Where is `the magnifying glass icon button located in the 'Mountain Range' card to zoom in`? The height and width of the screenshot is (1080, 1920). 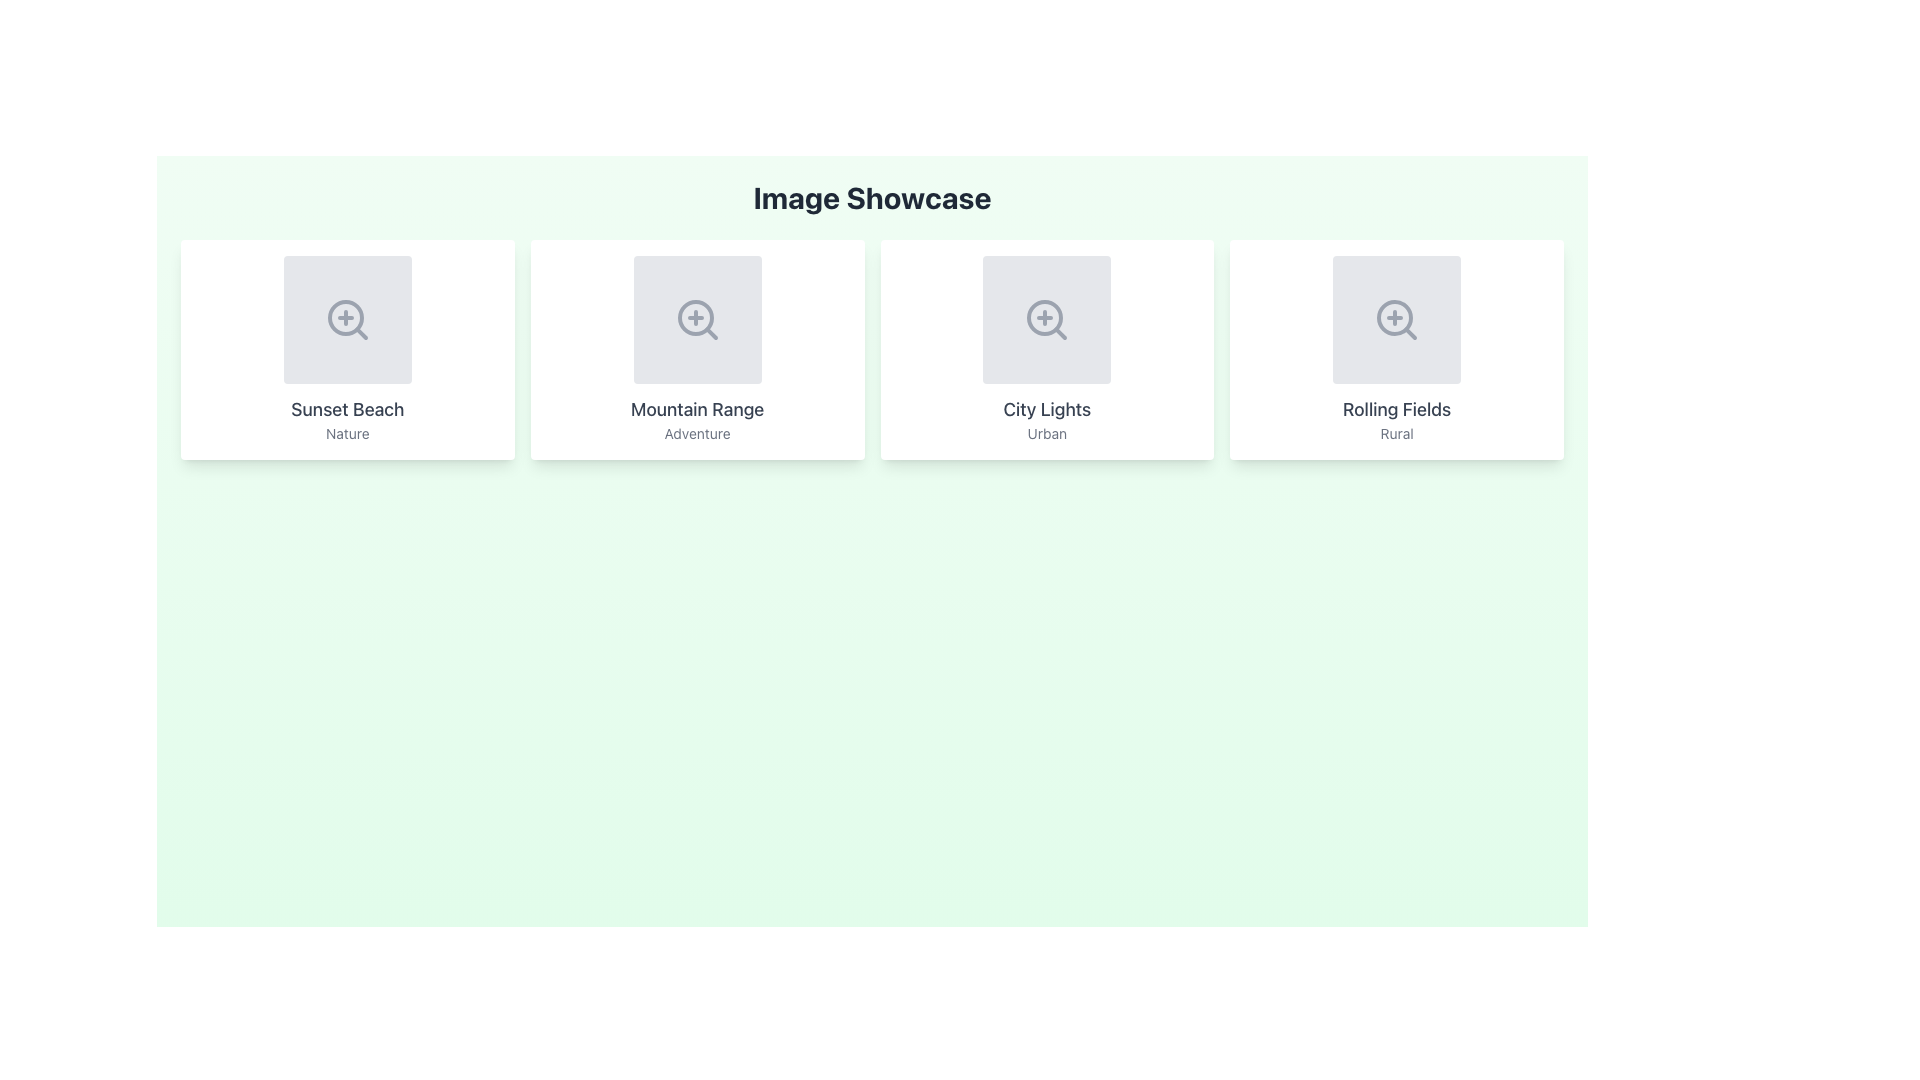 the magnifying glass icon button located in the 'Mountain Range' card to zoom in is located at coordinates (697, 319).